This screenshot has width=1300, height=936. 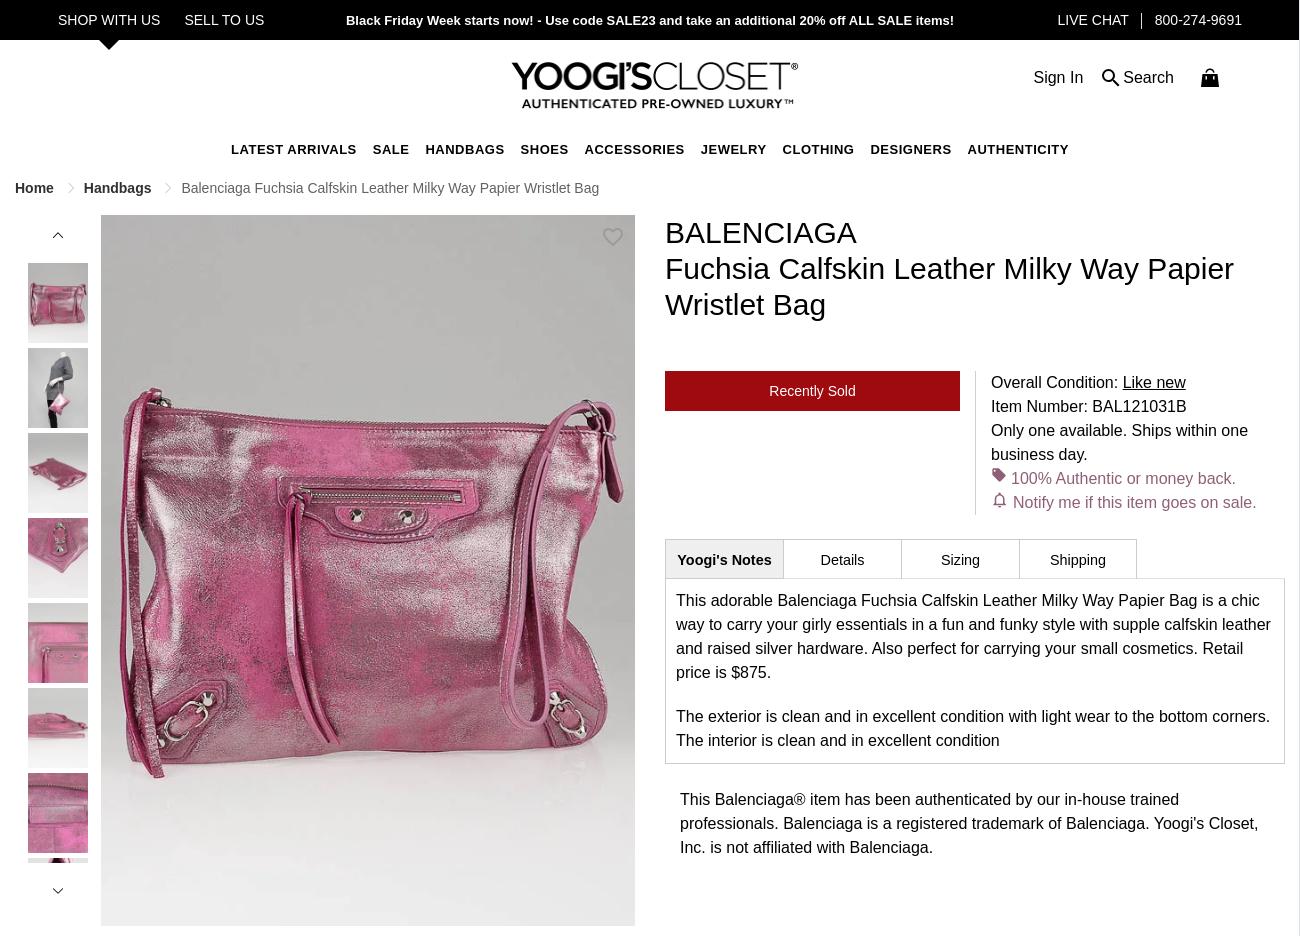 I want to click on 'The exterior is clean and in excellent condition with light wear to the bottom corners. The interior is clean and in excellent condition', so click(x=973, y=726).